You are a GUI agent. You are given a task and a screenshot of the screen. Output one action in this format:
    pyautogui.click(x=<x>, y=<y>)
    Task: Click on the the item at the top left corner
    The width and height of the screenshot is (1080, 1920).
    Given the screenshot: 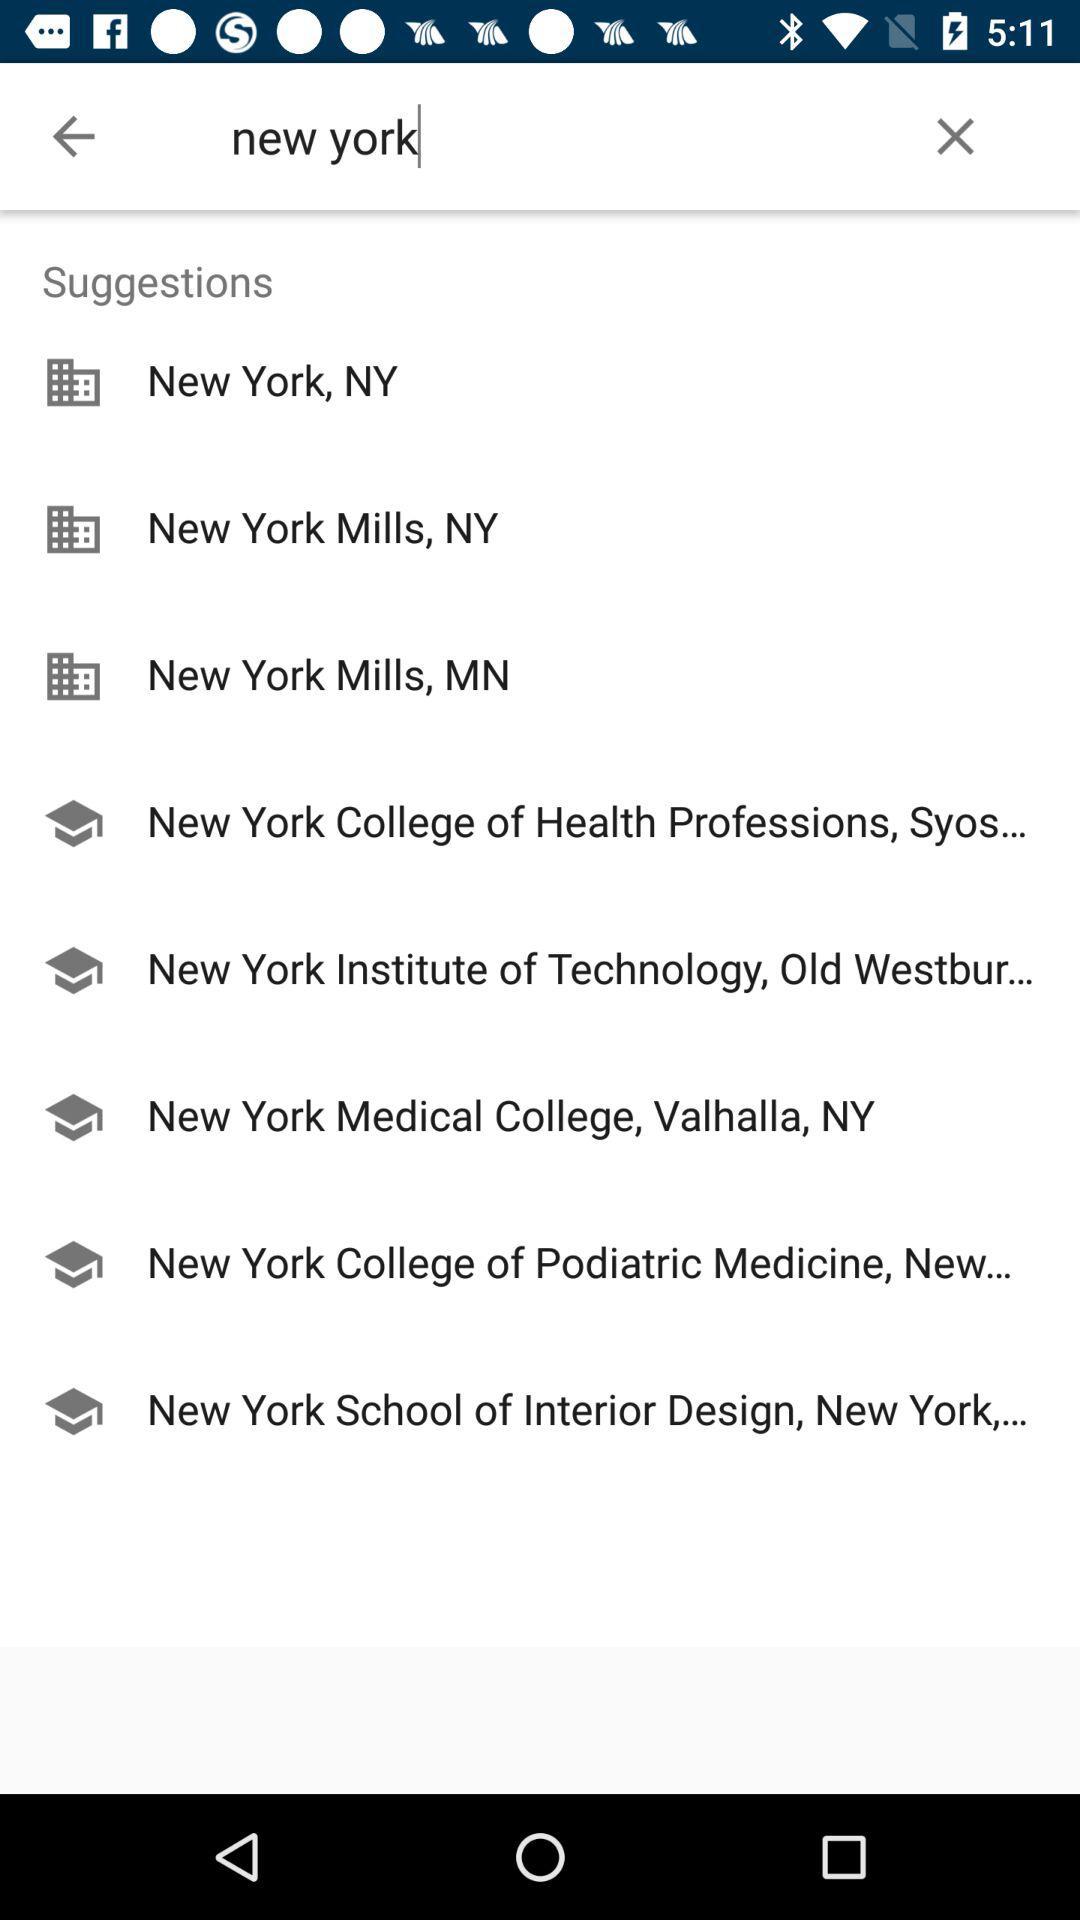 What is the action you would take?
    pyautogui.click(x=72, y=135)
    